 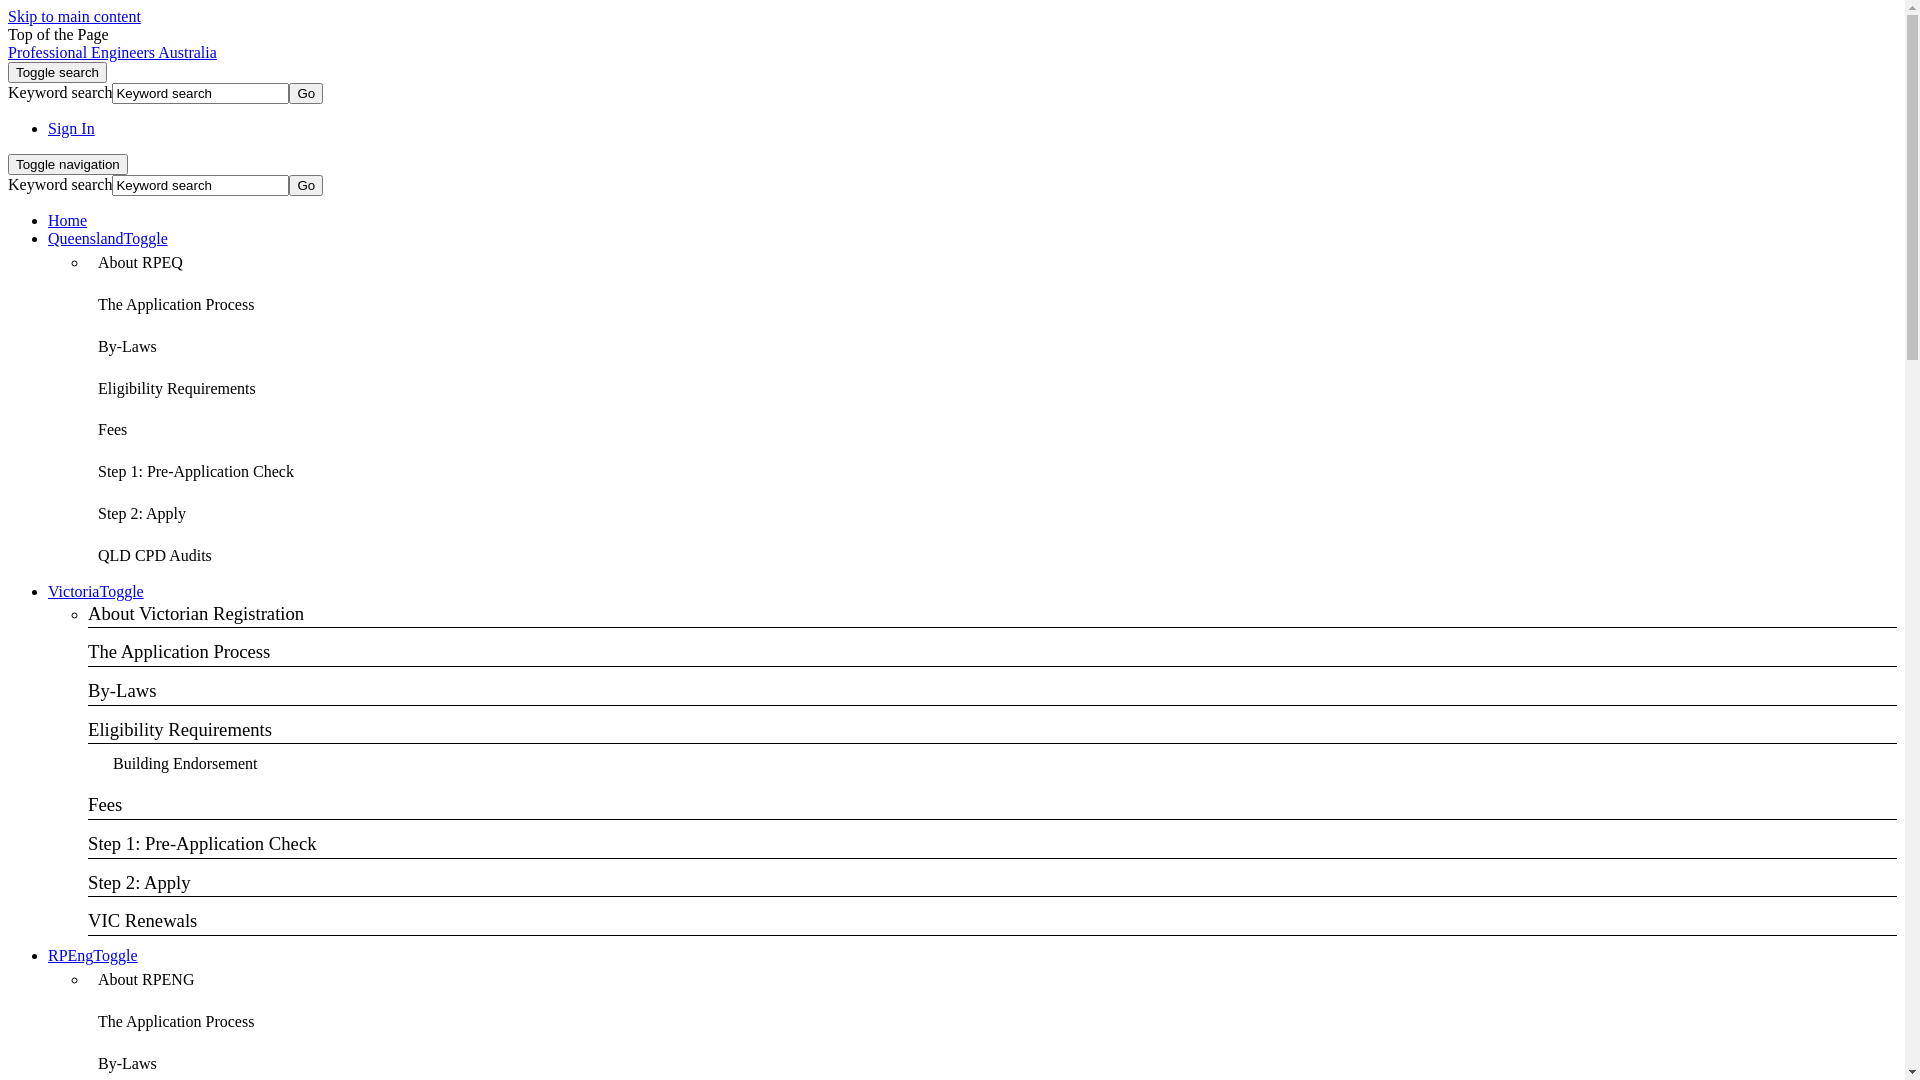 What do you see at coordinates (106, 237) in the screenshot?
I see `'QueenslandToggle'` at bounding box center [106, 237].